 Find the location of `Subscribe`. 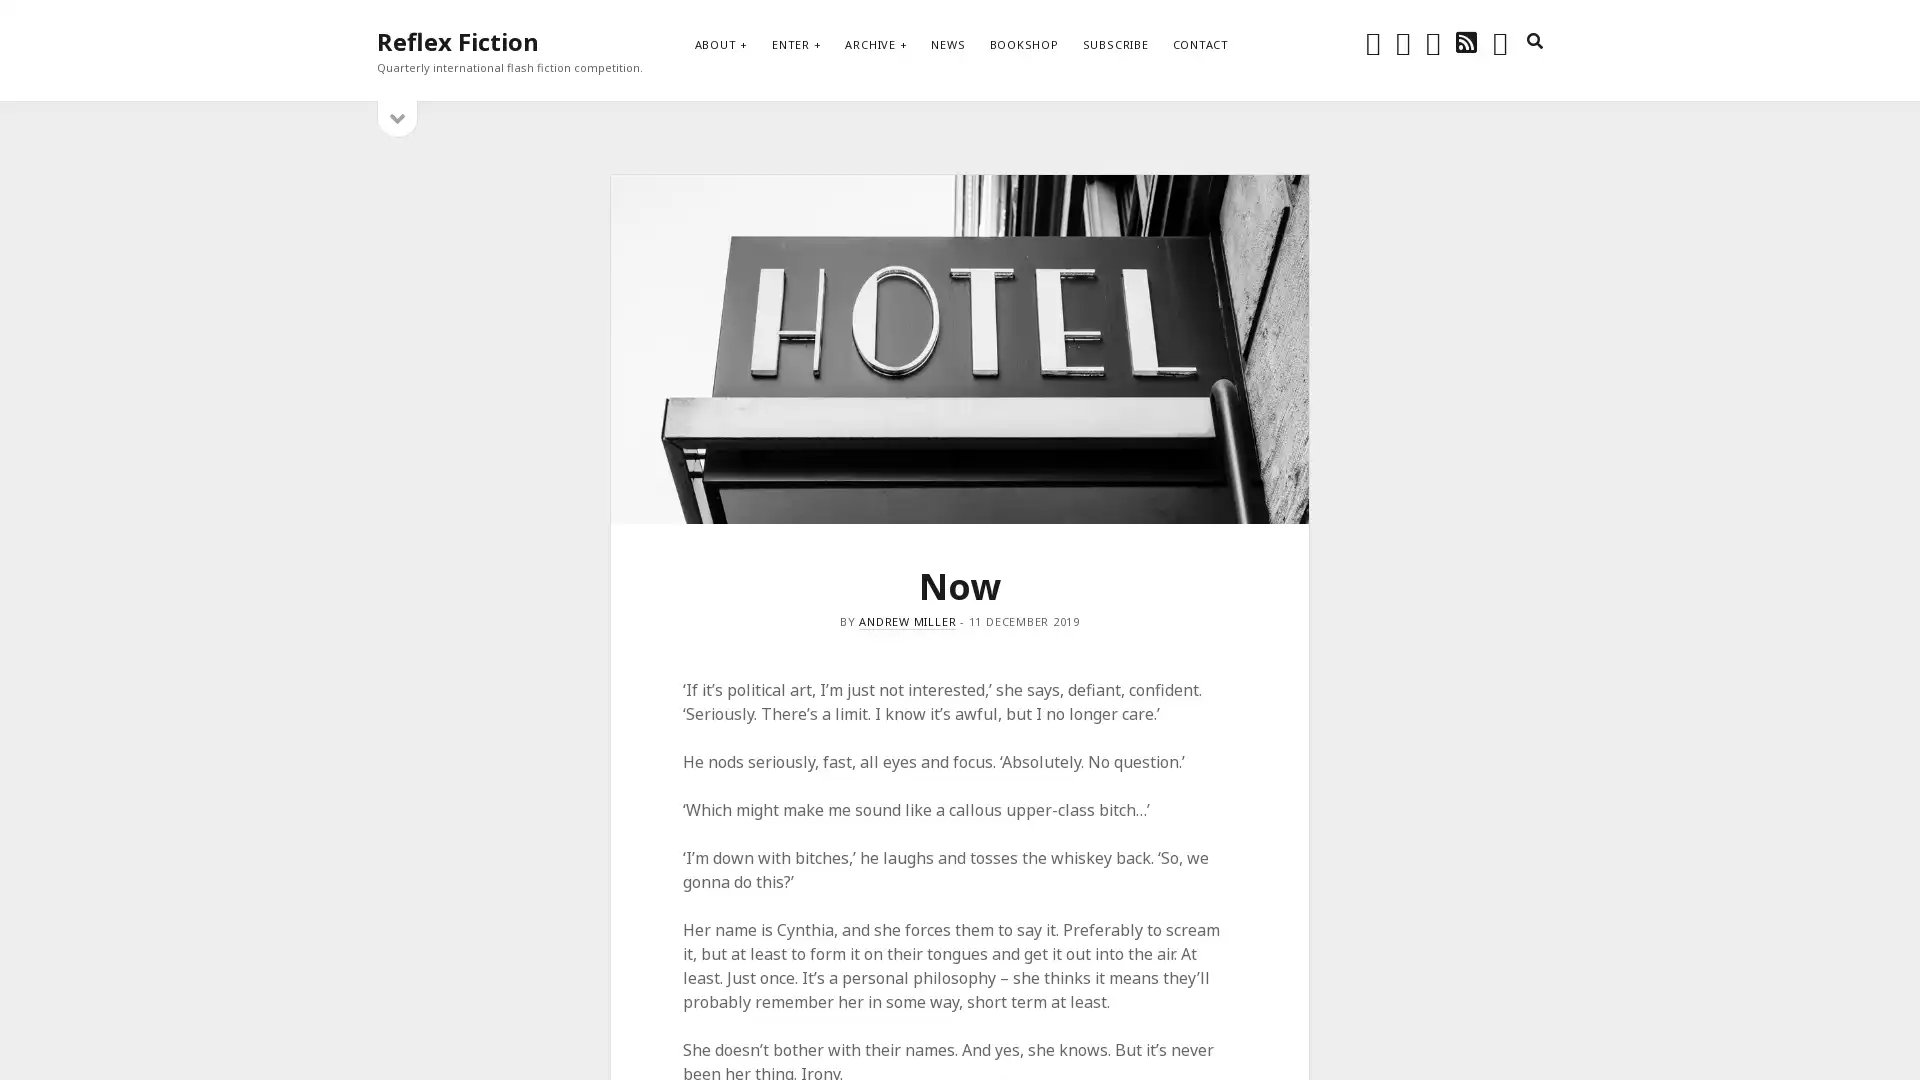

Subscribe is located at coordinates (1207, 231).